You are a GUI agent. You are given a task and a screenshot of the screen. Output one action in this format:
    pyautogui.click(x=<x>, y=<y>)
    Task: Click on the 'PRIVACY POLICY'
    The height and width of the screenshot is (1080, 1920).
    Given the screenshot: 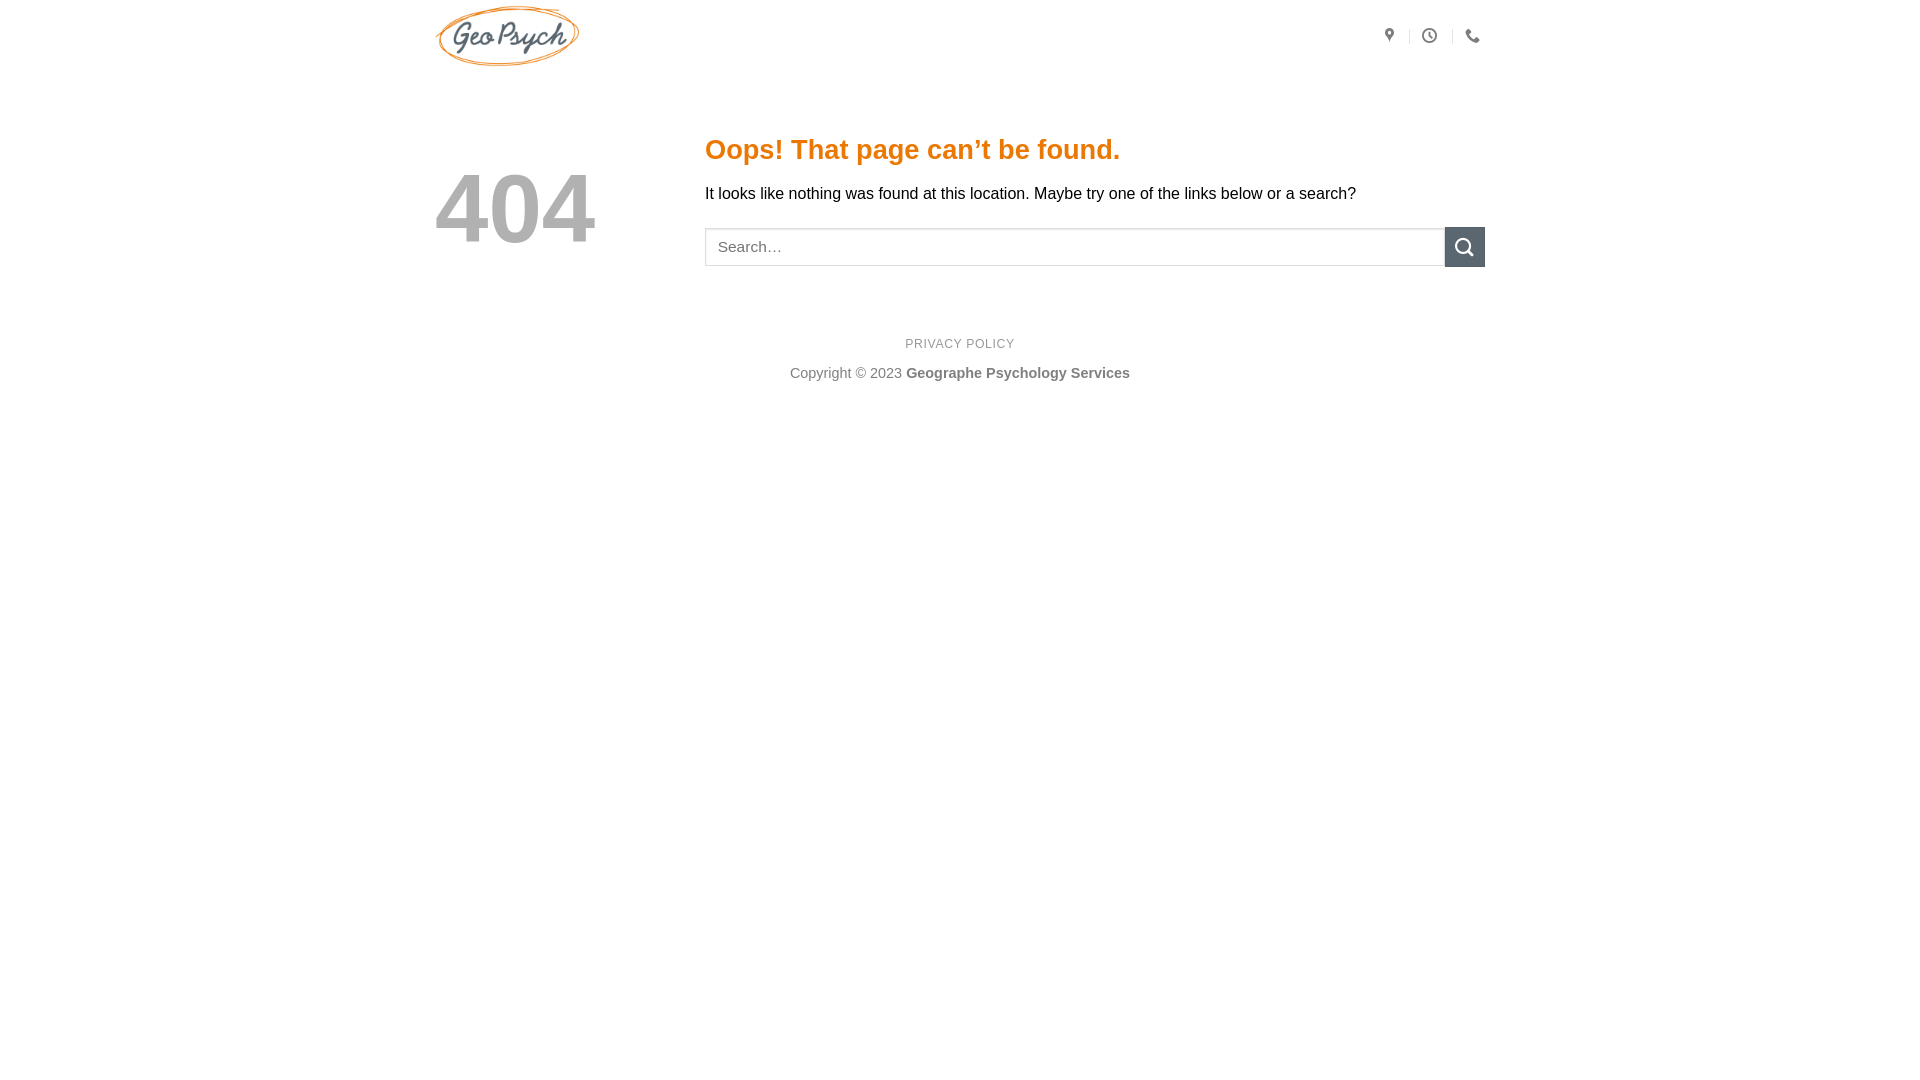 What is the action you would take?
    pyautogui.click(x=904, y=342)
    